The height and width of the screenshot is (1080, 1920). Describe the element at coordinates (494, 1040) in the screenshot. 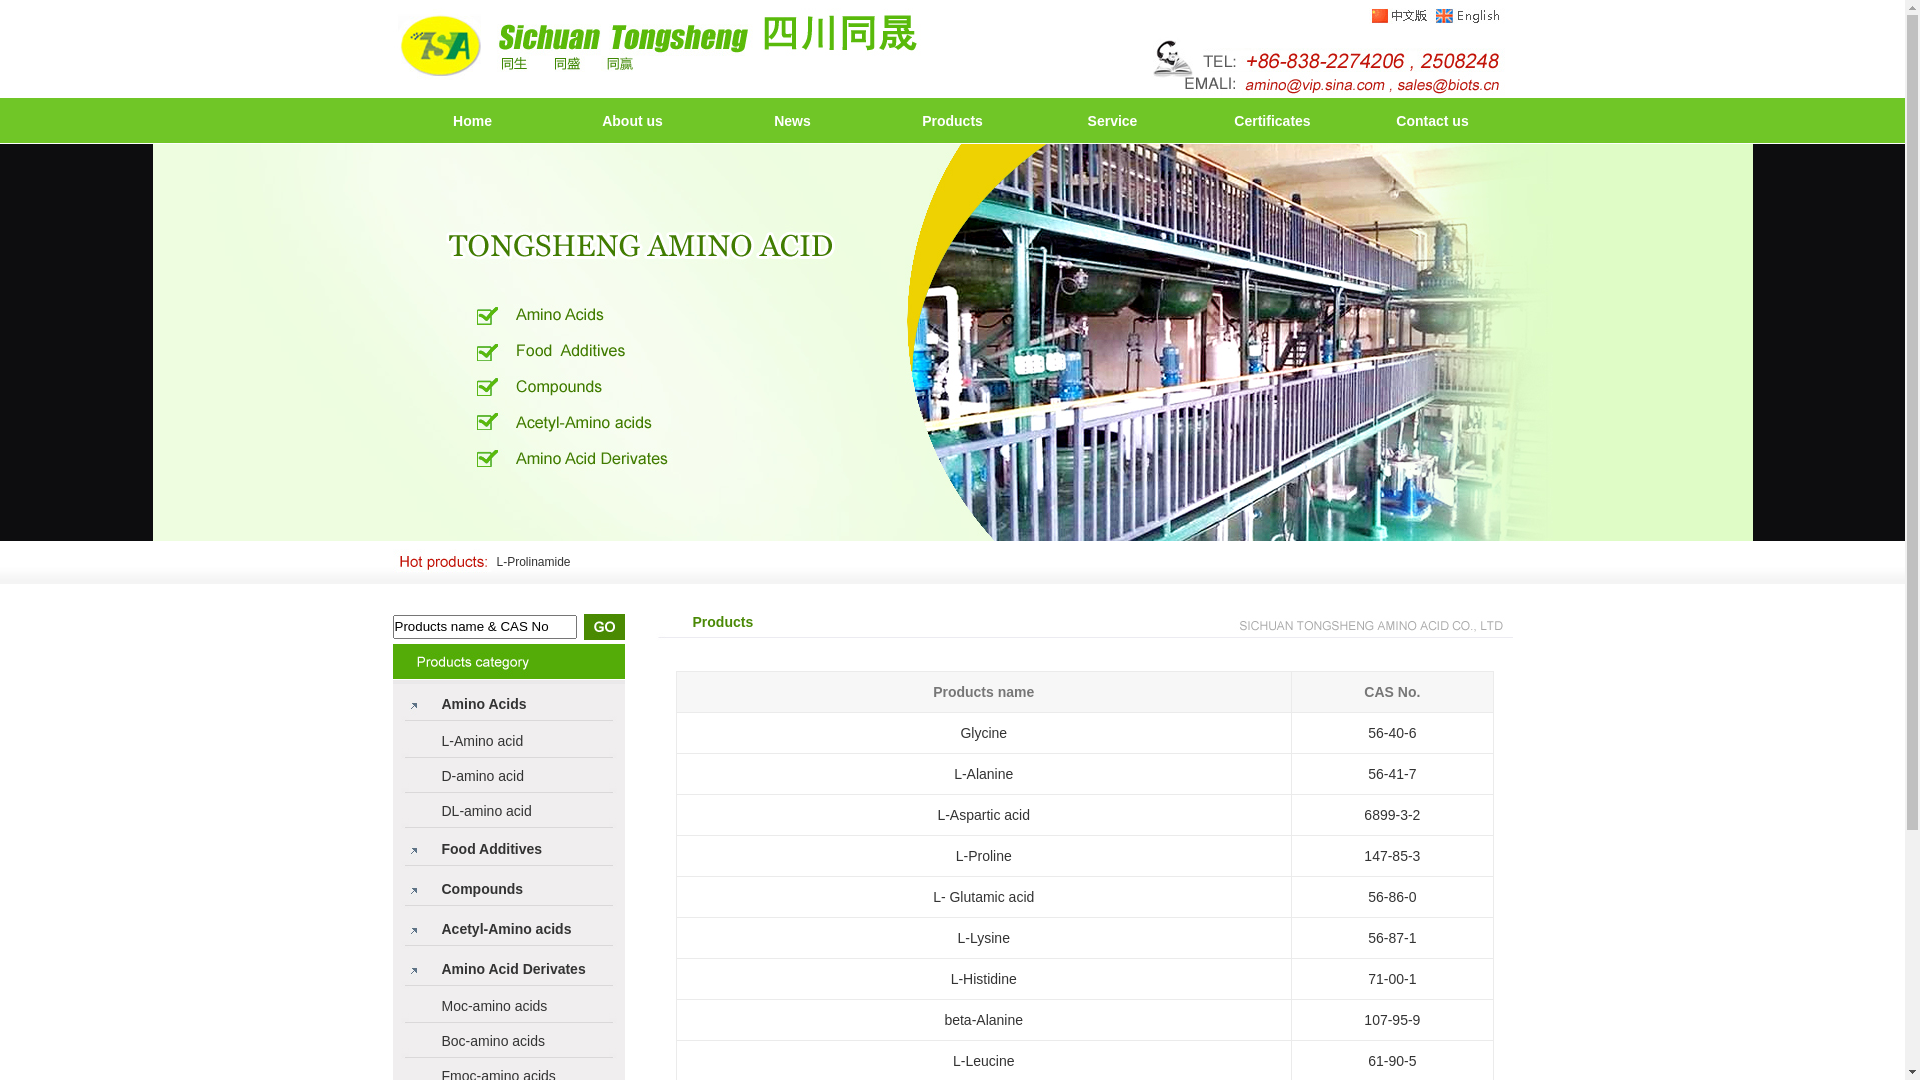

I see `'Boc-amino acids'` at that location.